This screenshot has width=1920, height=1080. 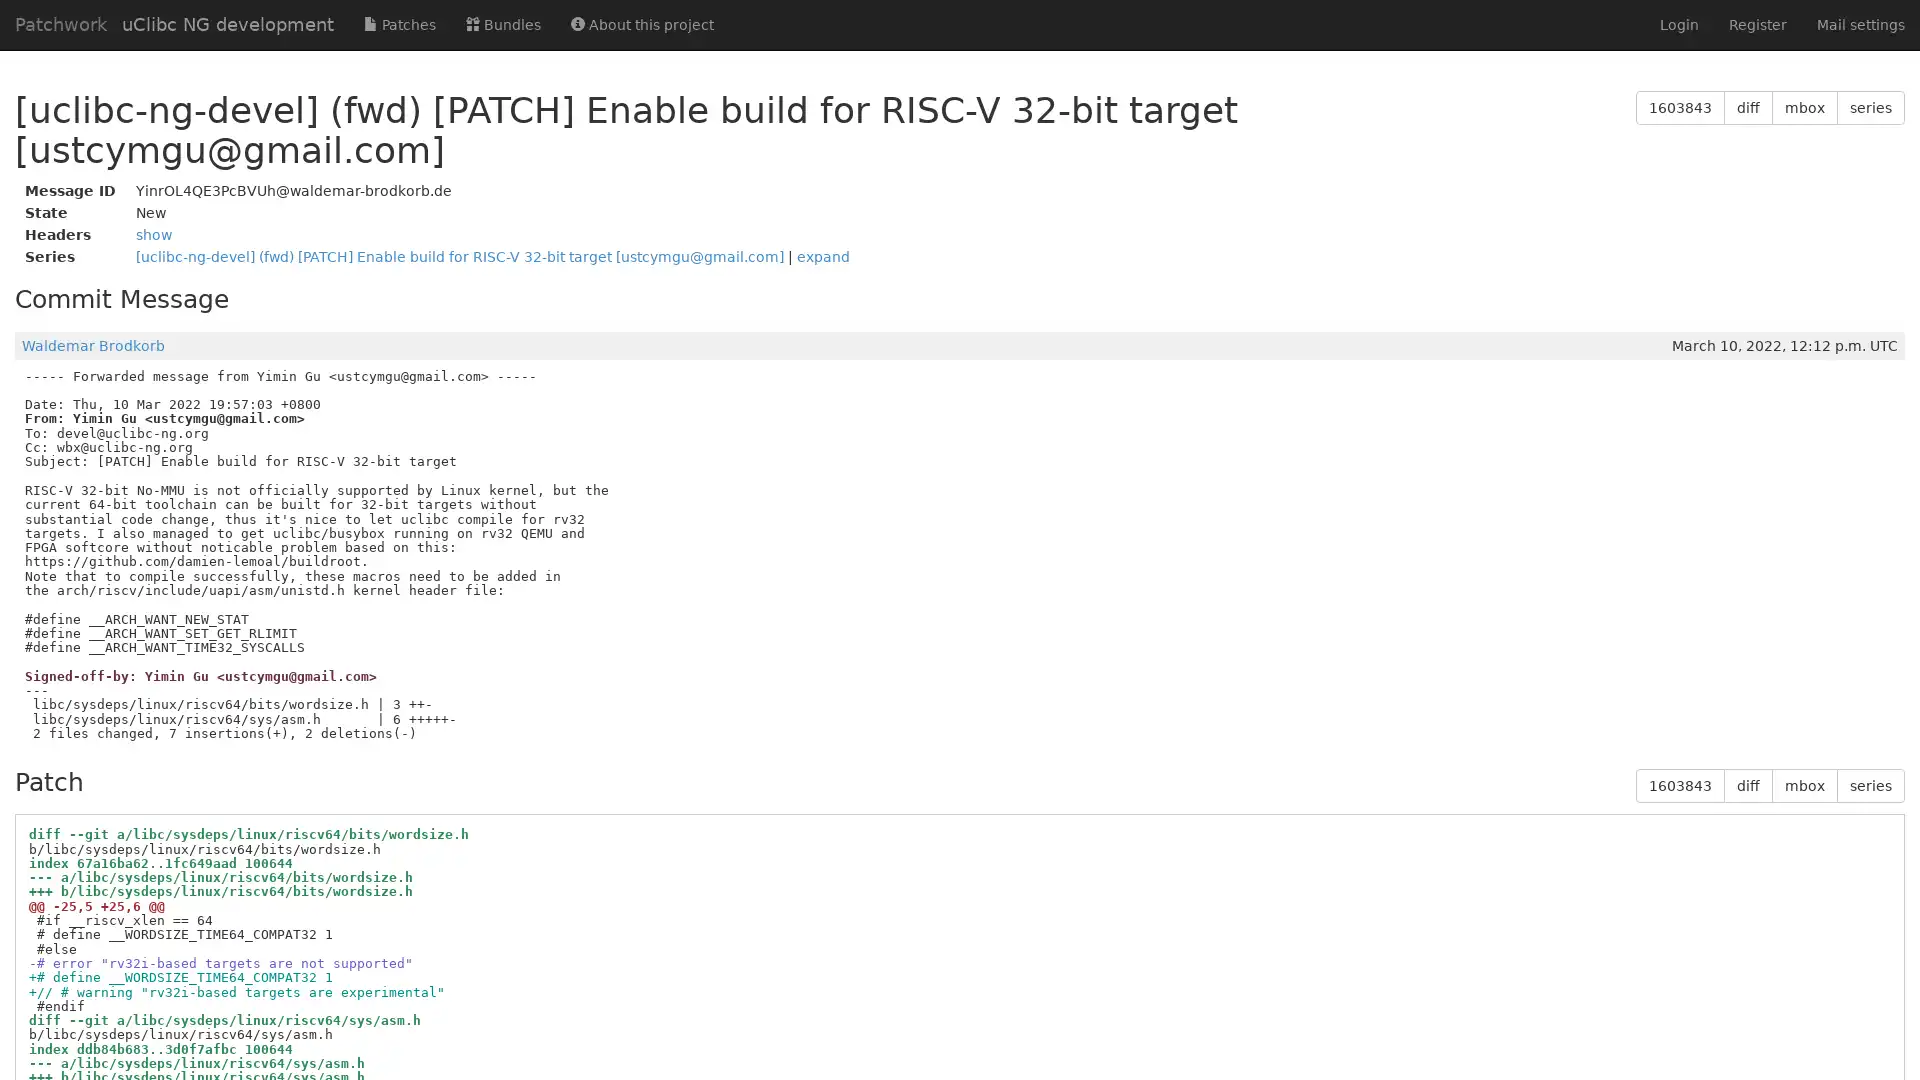 What do you see at coordinates (1870, 108) in the screenshot?
I see `series` at bounding box center [1870, 108].